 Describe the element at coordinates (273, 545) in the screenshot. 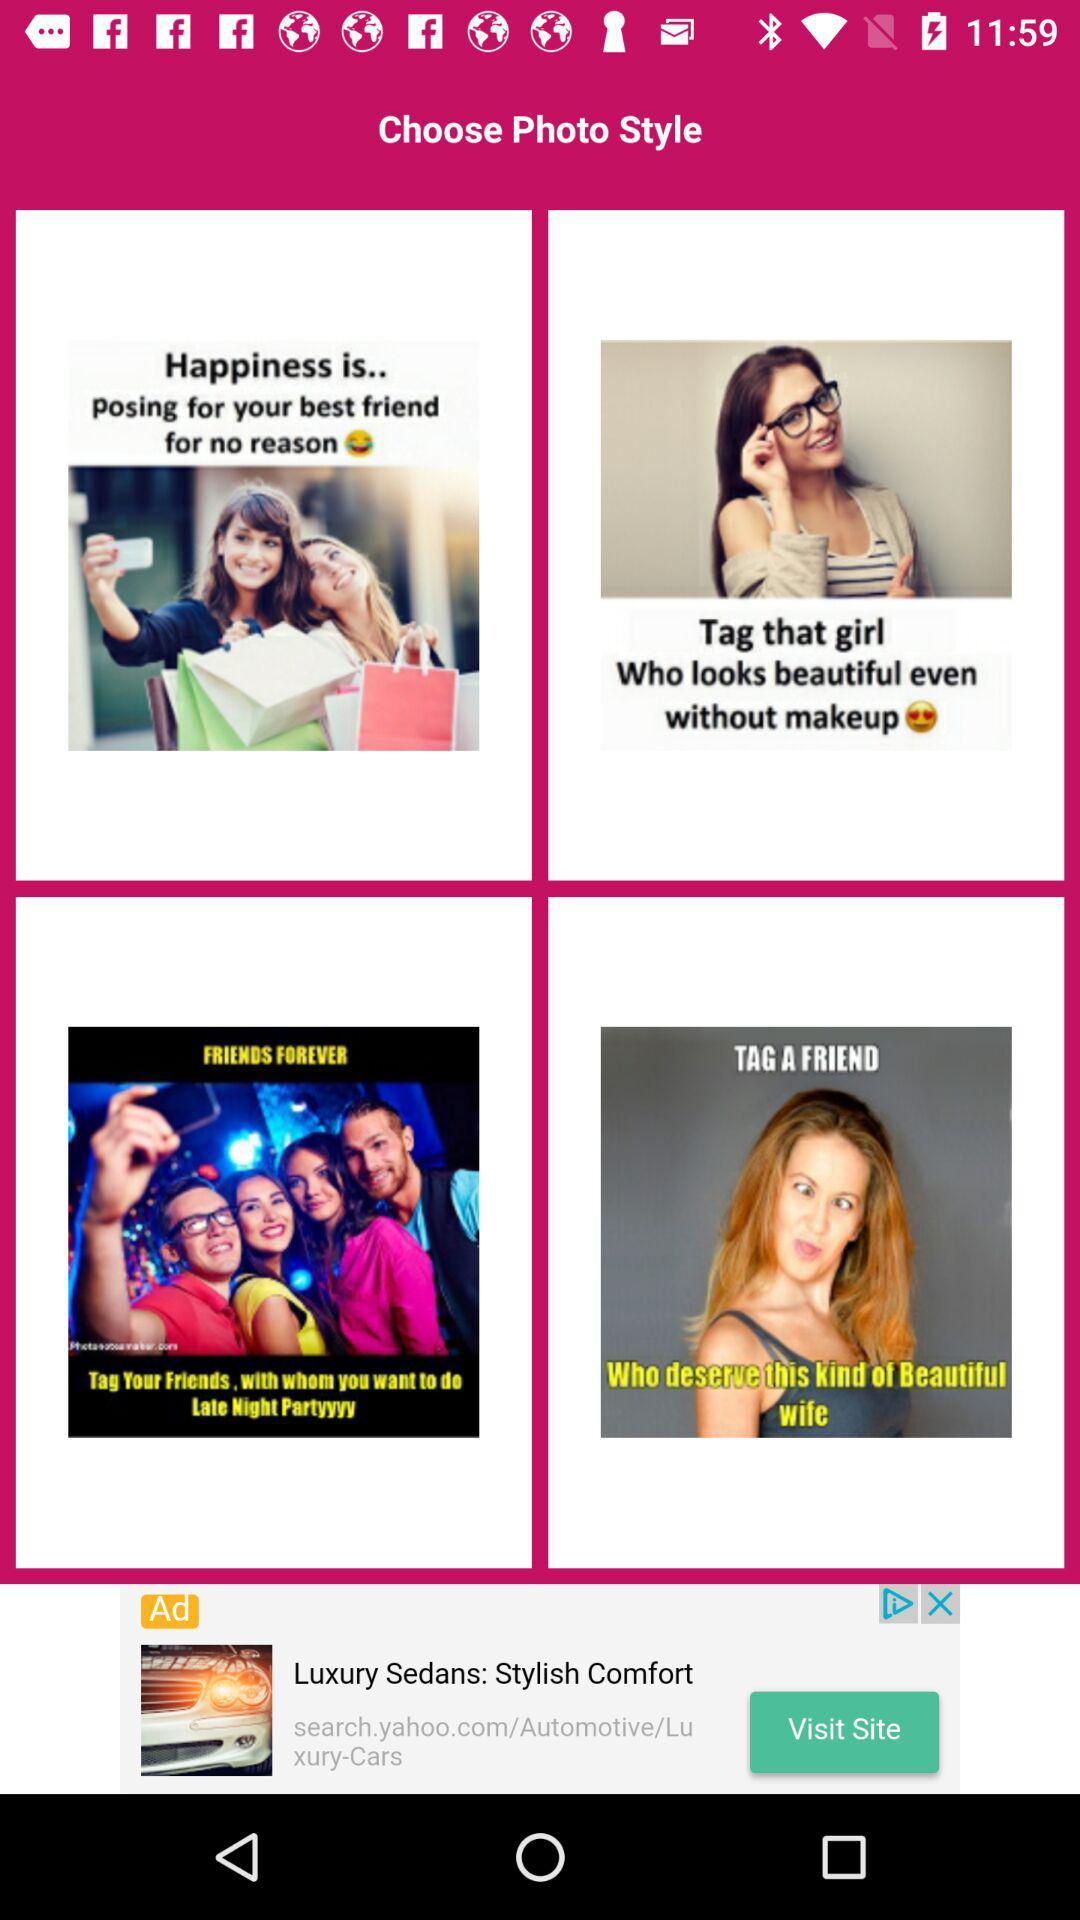

I see `advertisement` at that location.